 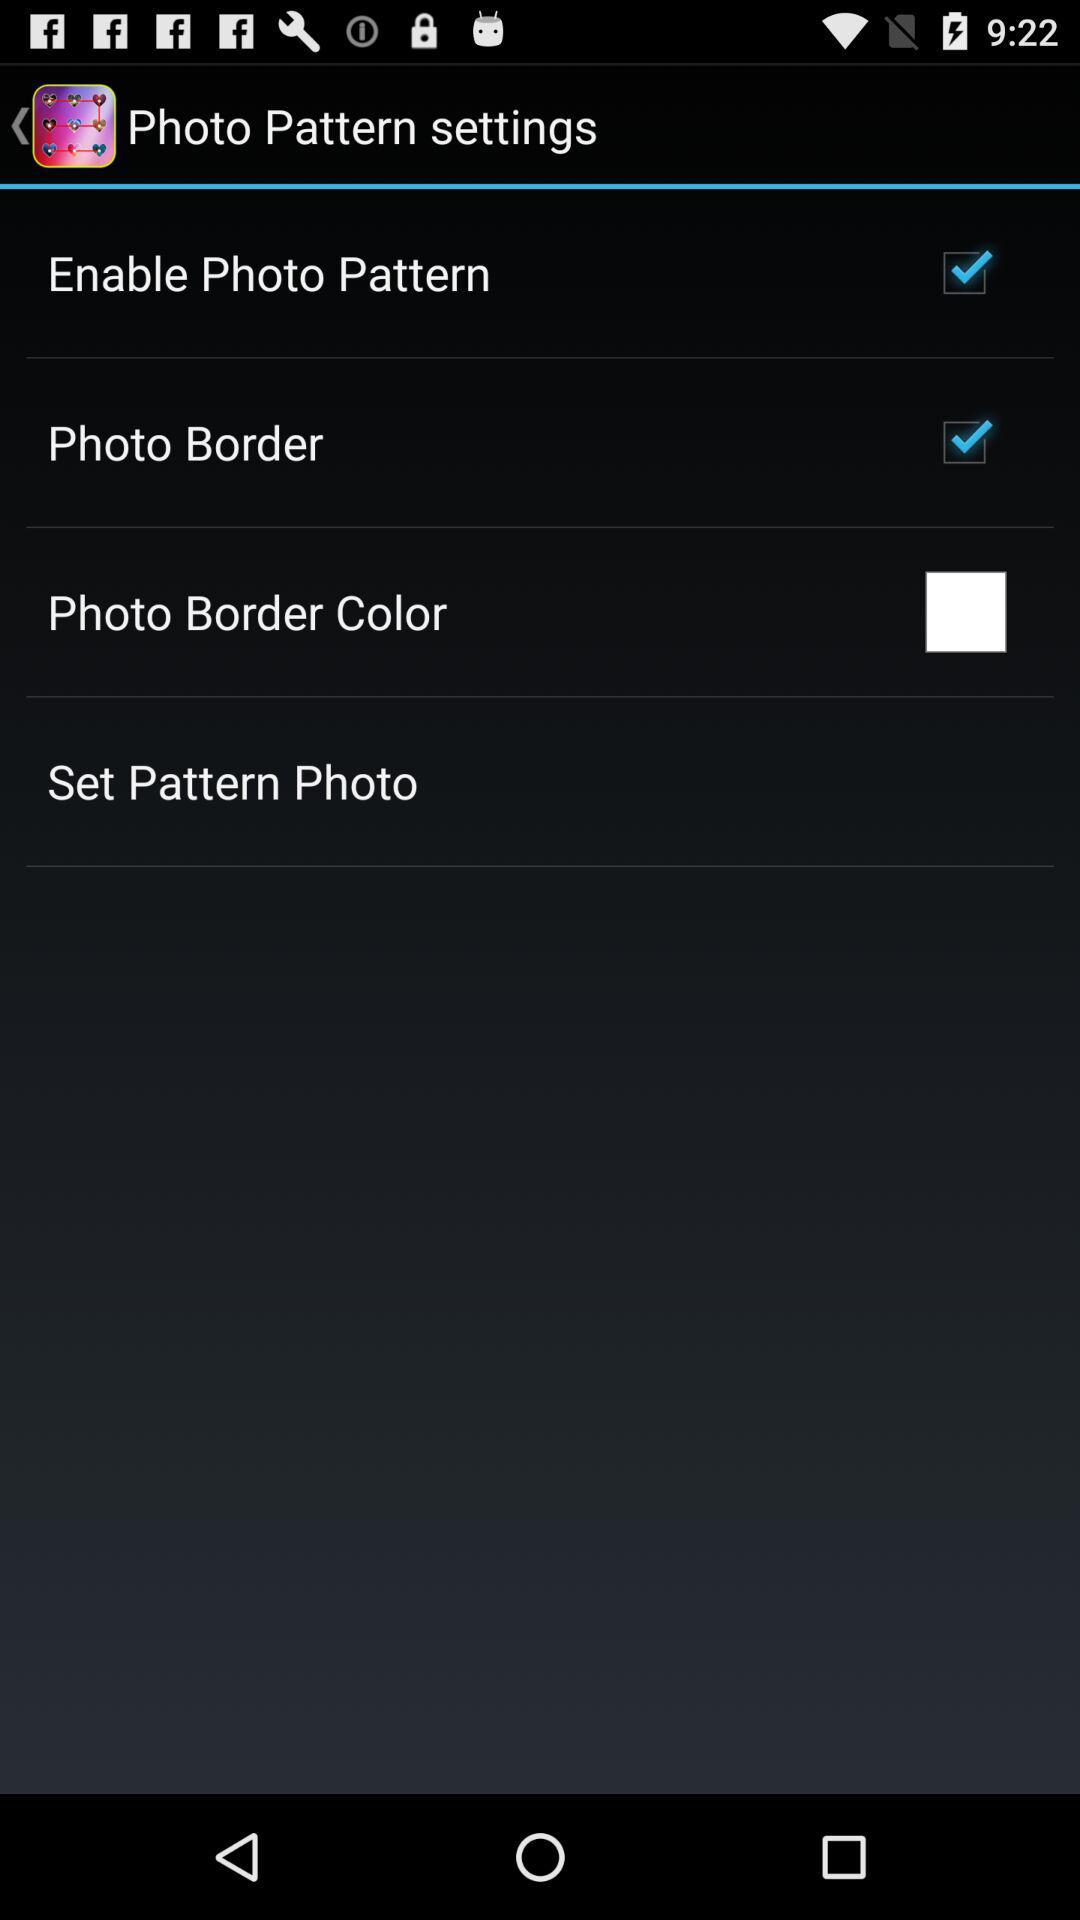 I want to click on the app next to photo border color icon, so click(x=964, y=610).